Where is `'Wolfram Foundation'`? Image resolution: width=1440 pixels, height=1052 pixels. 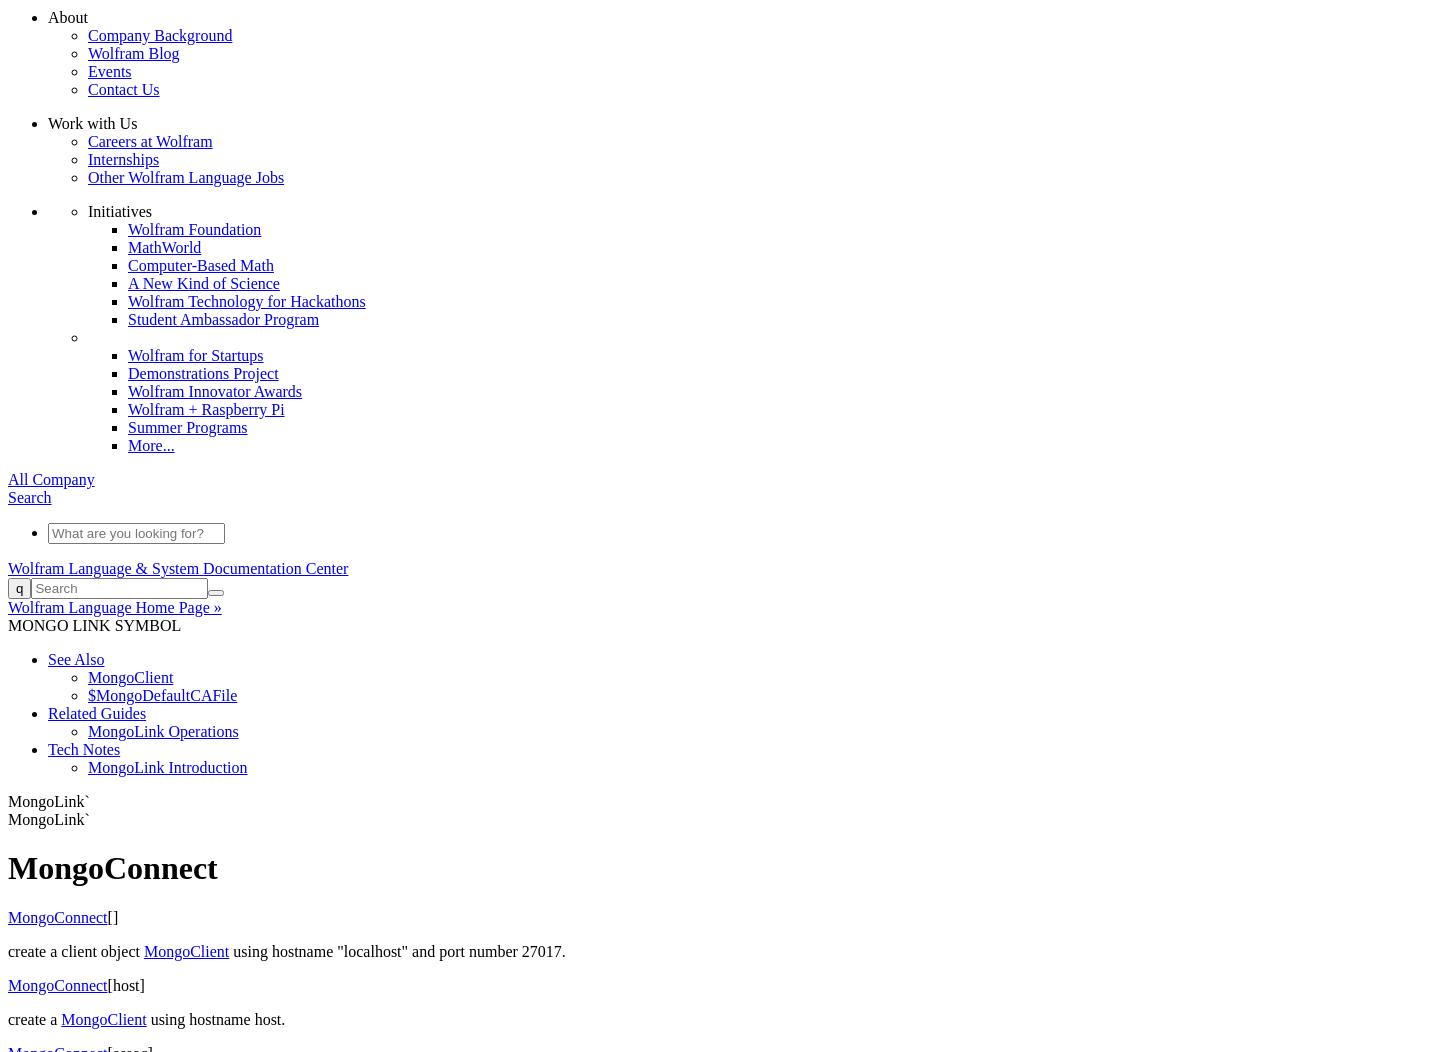 'Wolfram Foundation' is located at coordinates (194, 227).